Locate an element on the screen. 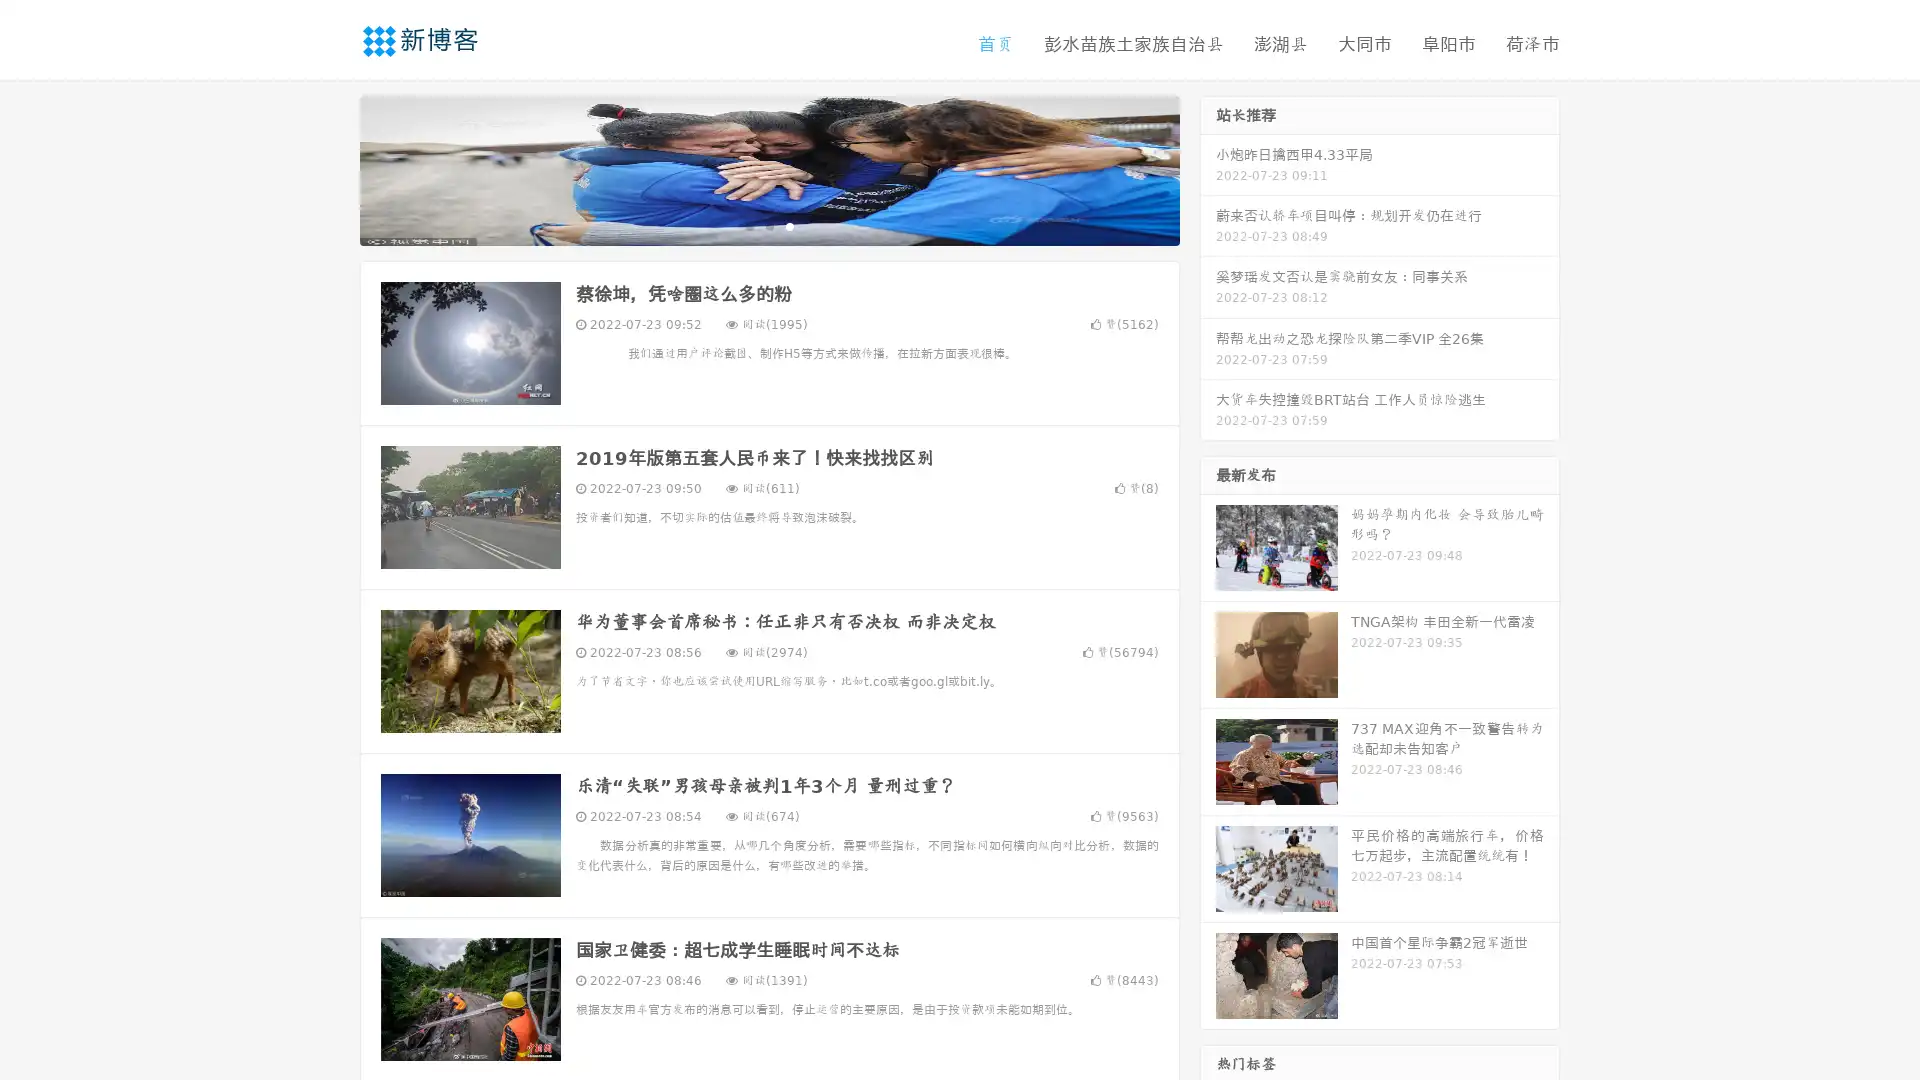  Go to slide 3 is located at coordinates (789, 225).